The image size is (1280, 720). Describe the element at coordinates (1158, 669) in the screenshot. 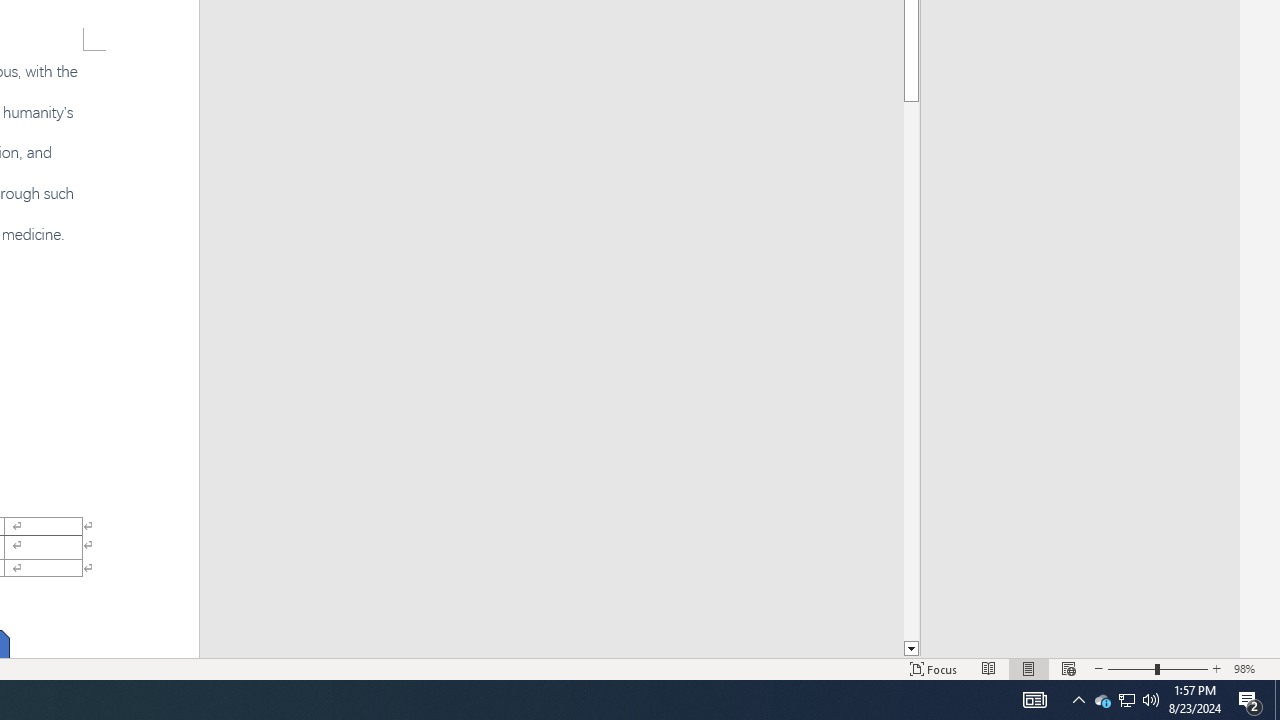

I see `'Zoom'` at that location.